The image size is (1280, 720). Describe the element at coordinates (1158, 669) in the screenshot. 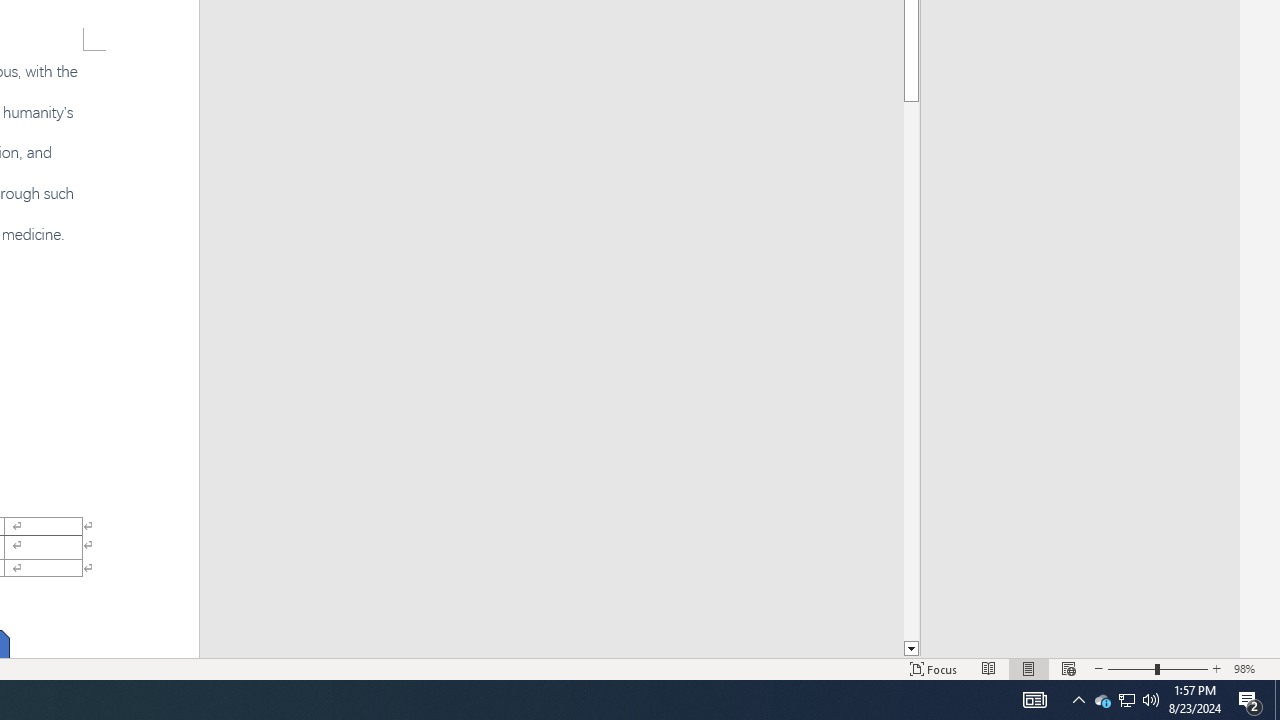

I see `'Zoom'` at that location.